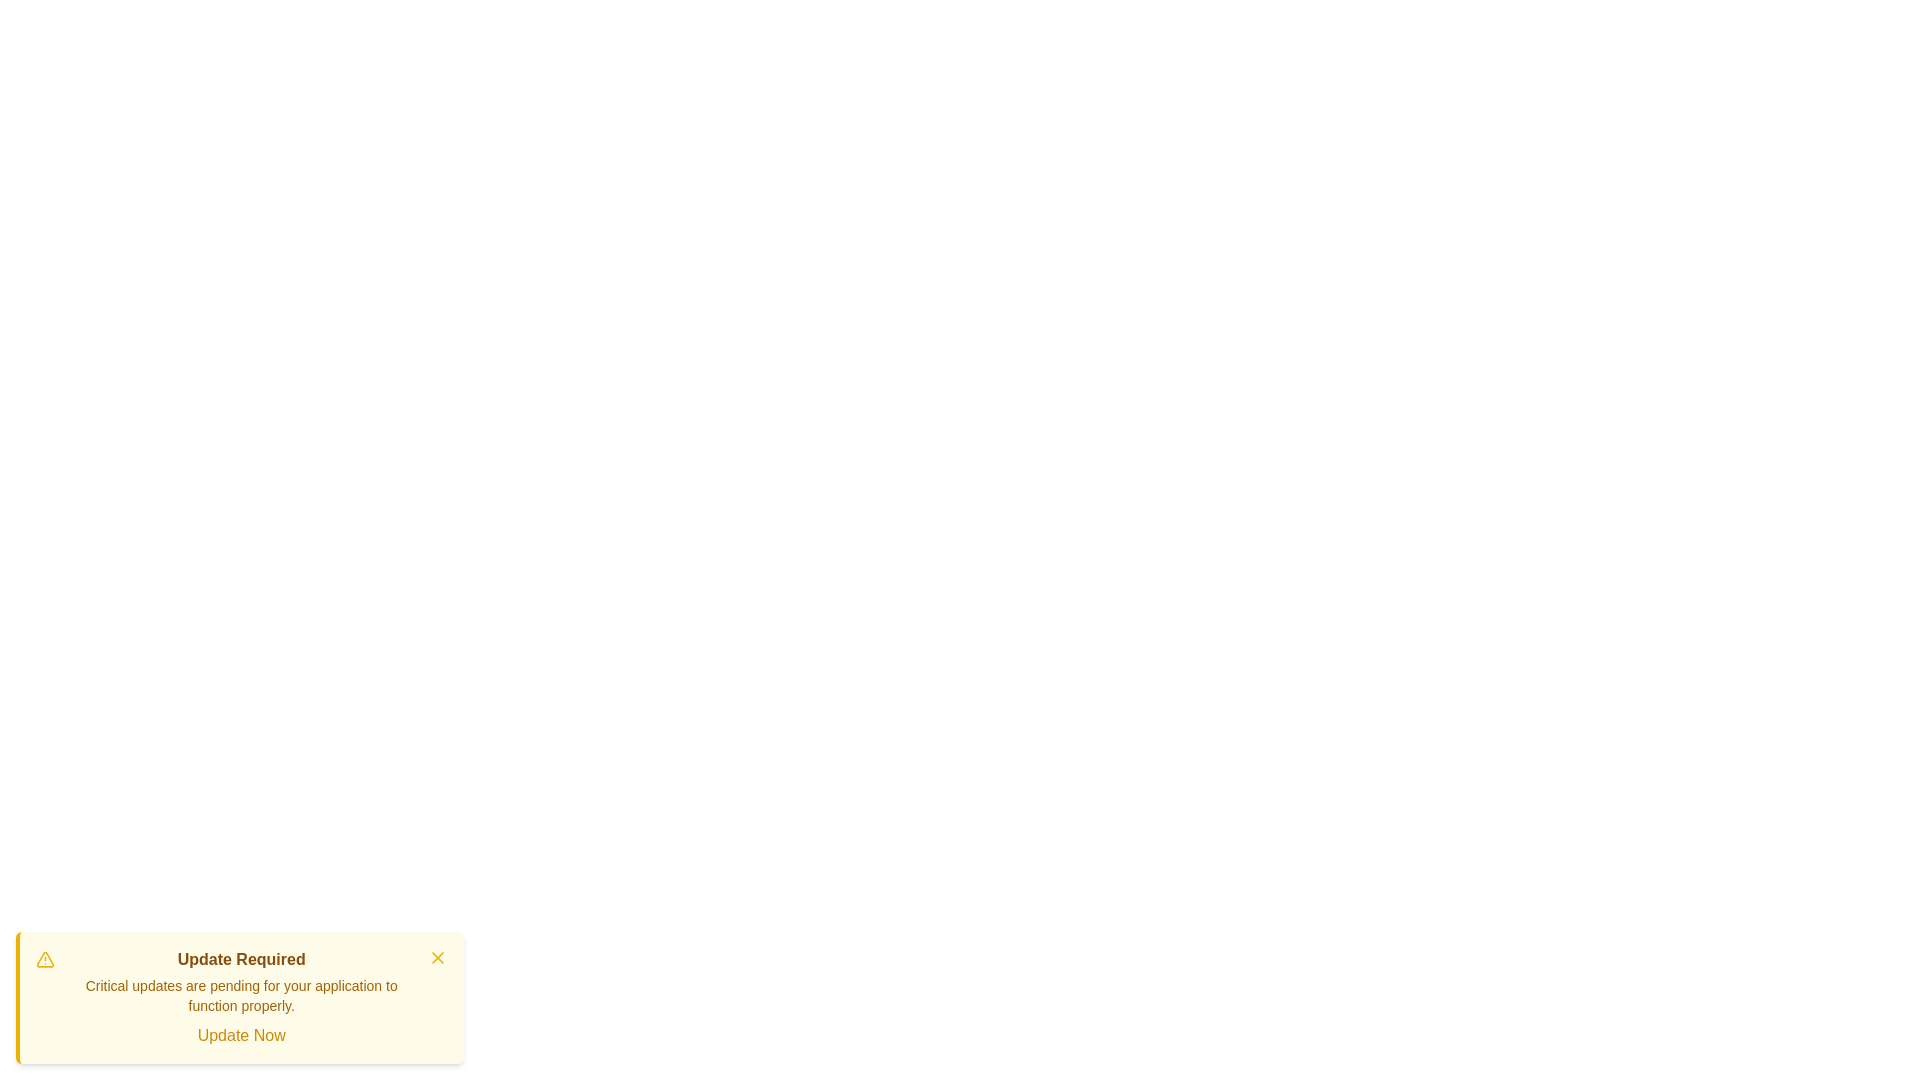 Image resolution: width=1920 pixels, height=1080 pixels. Describe the element at coordinates (240, 1035) in the screenshot. I see `the 'Update Now' button to trigger the update action` at that location.